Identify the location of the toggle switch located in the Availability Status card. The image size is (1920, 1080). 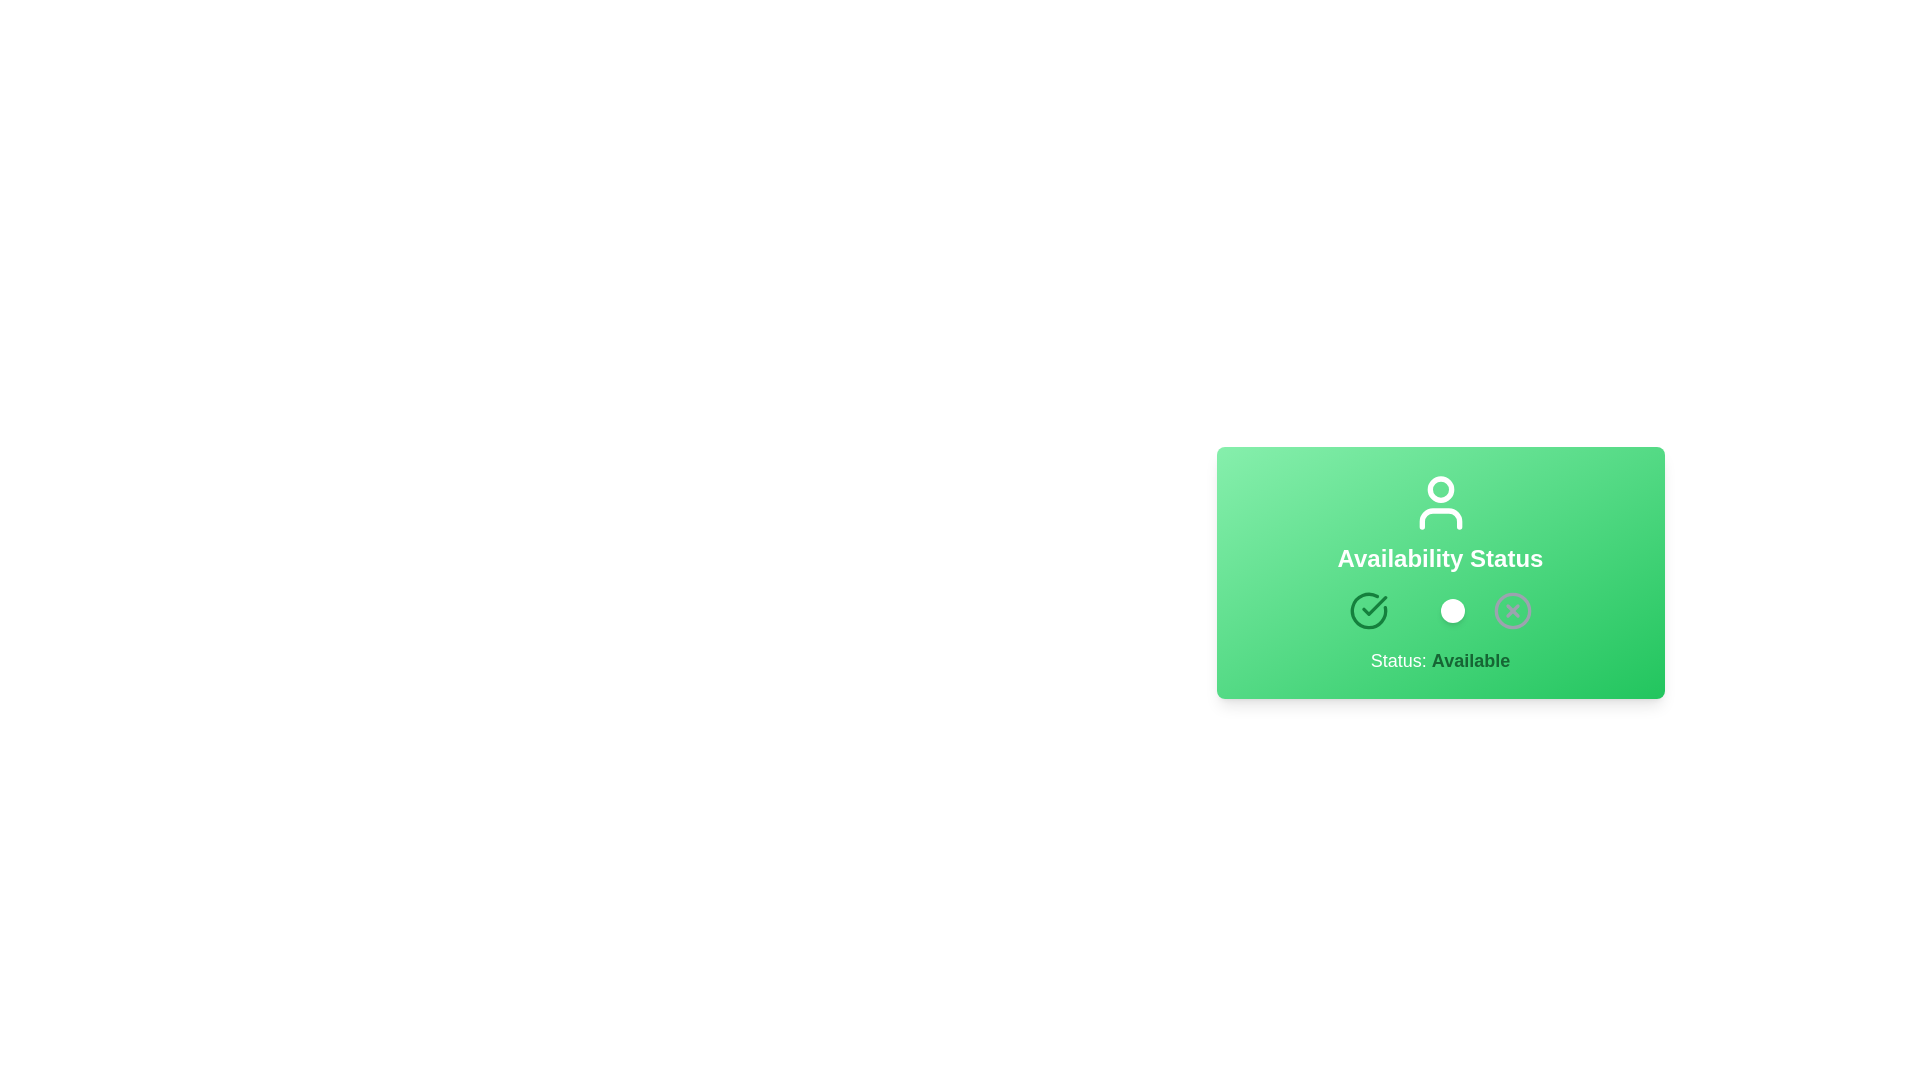
(1440, 609).